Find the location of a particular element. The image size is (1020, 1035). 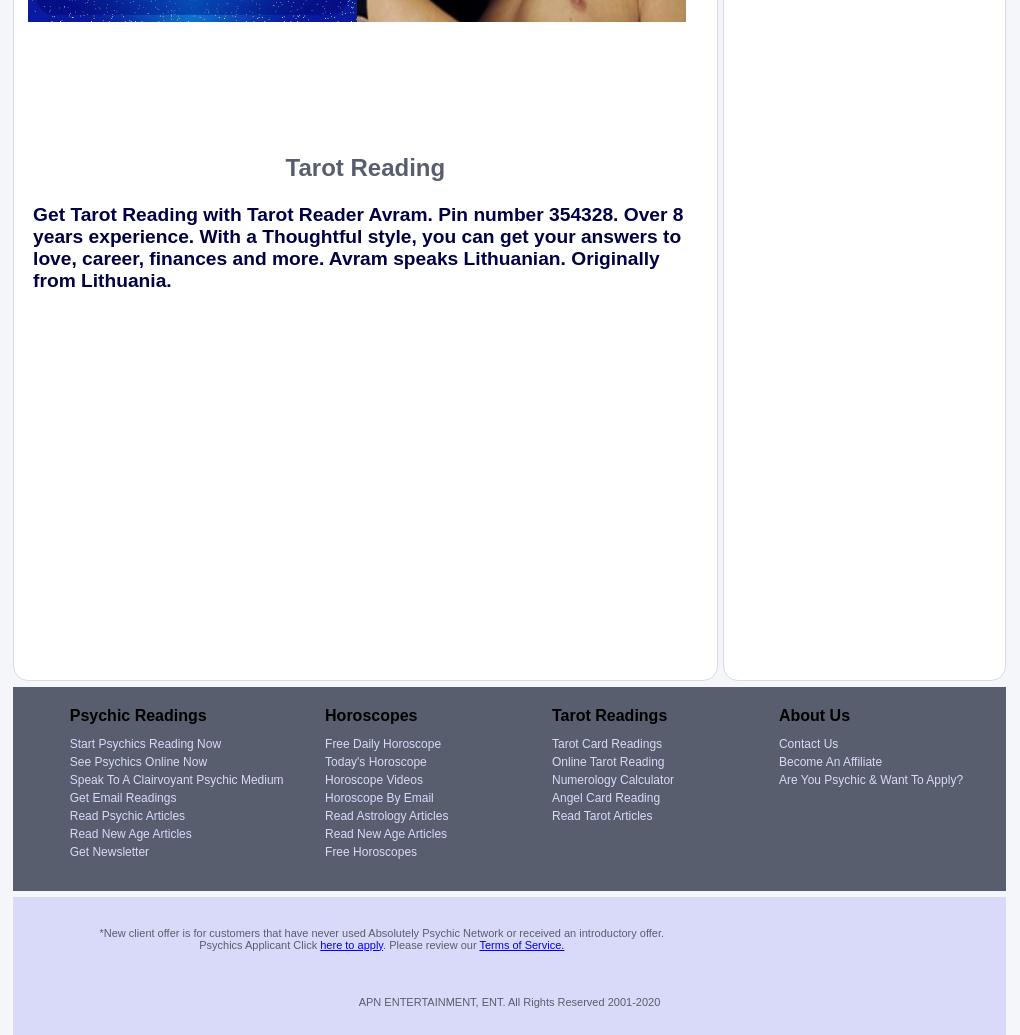

'Get Newsletter' is located at coordinates (108, 849).